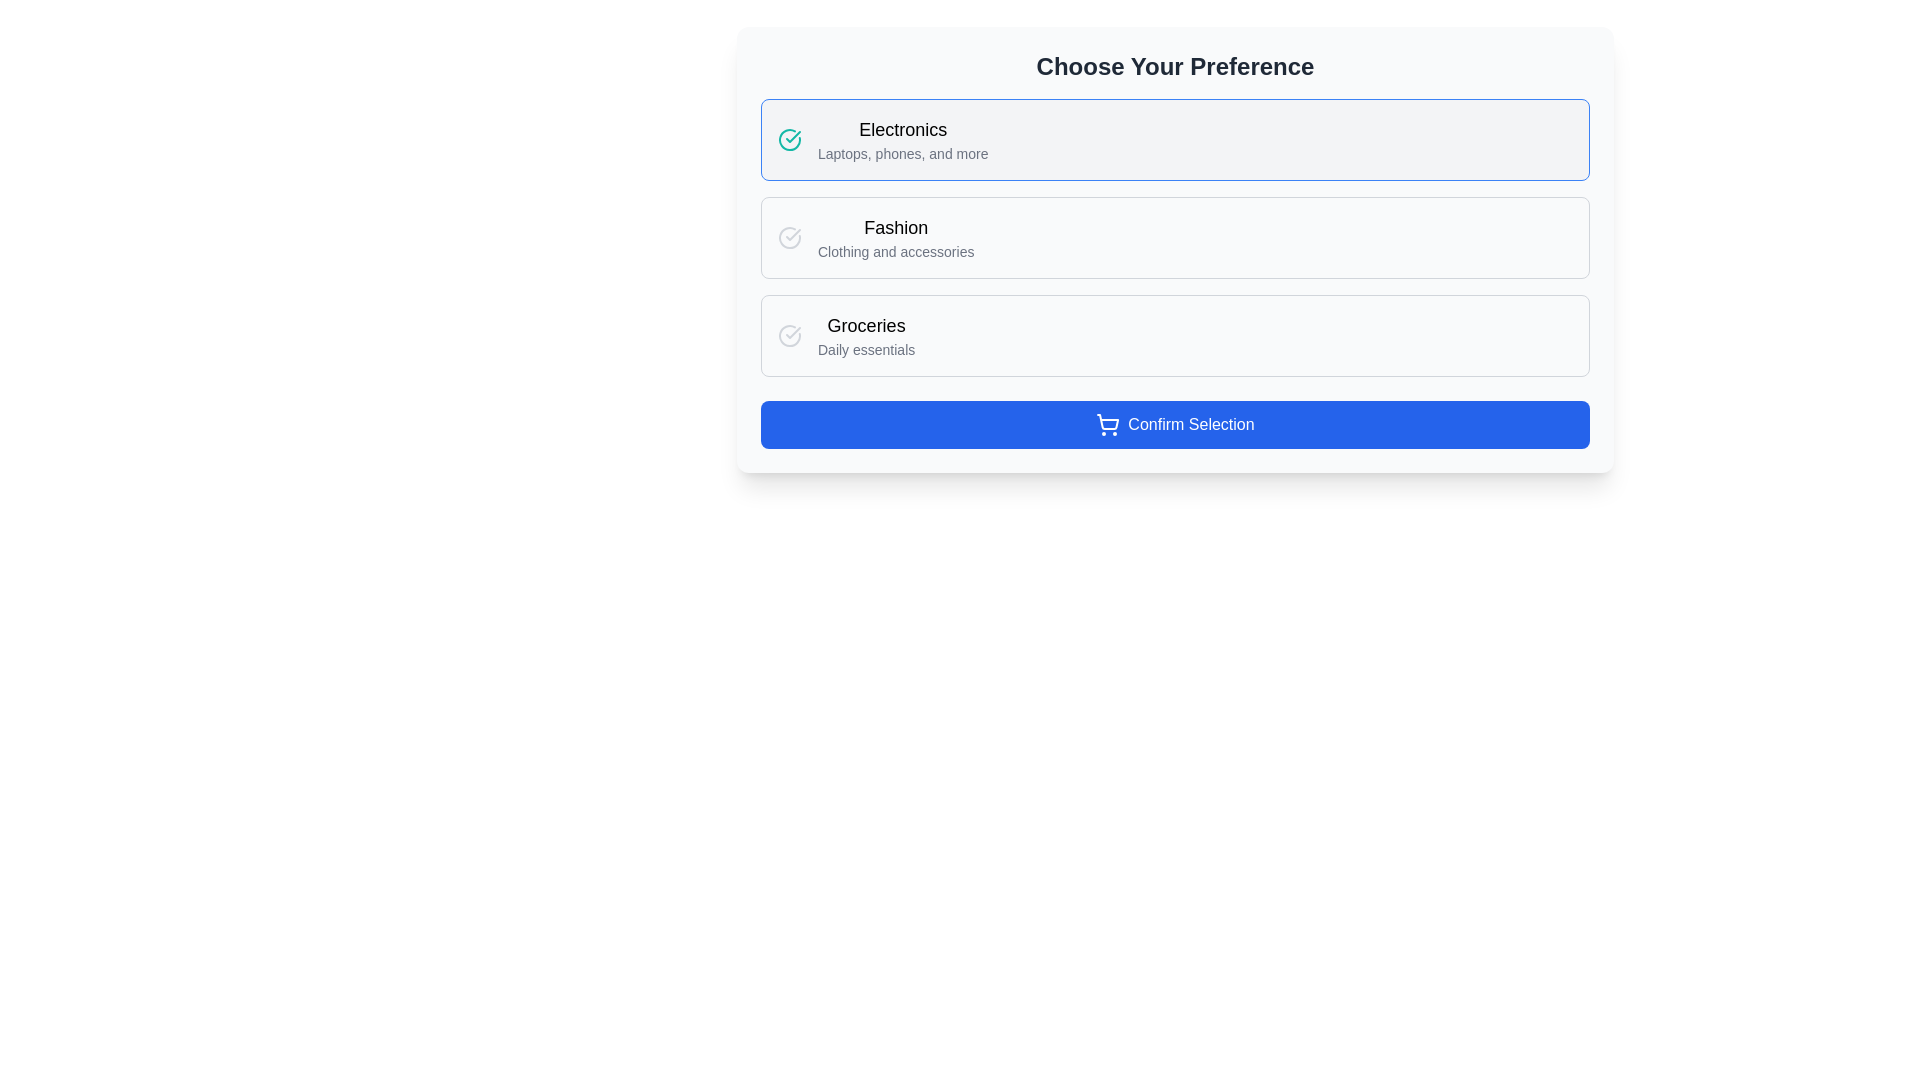  I want to click on the description text element under the 'Groceries' category in the selection interface to provide additional context, so click(866, 349).